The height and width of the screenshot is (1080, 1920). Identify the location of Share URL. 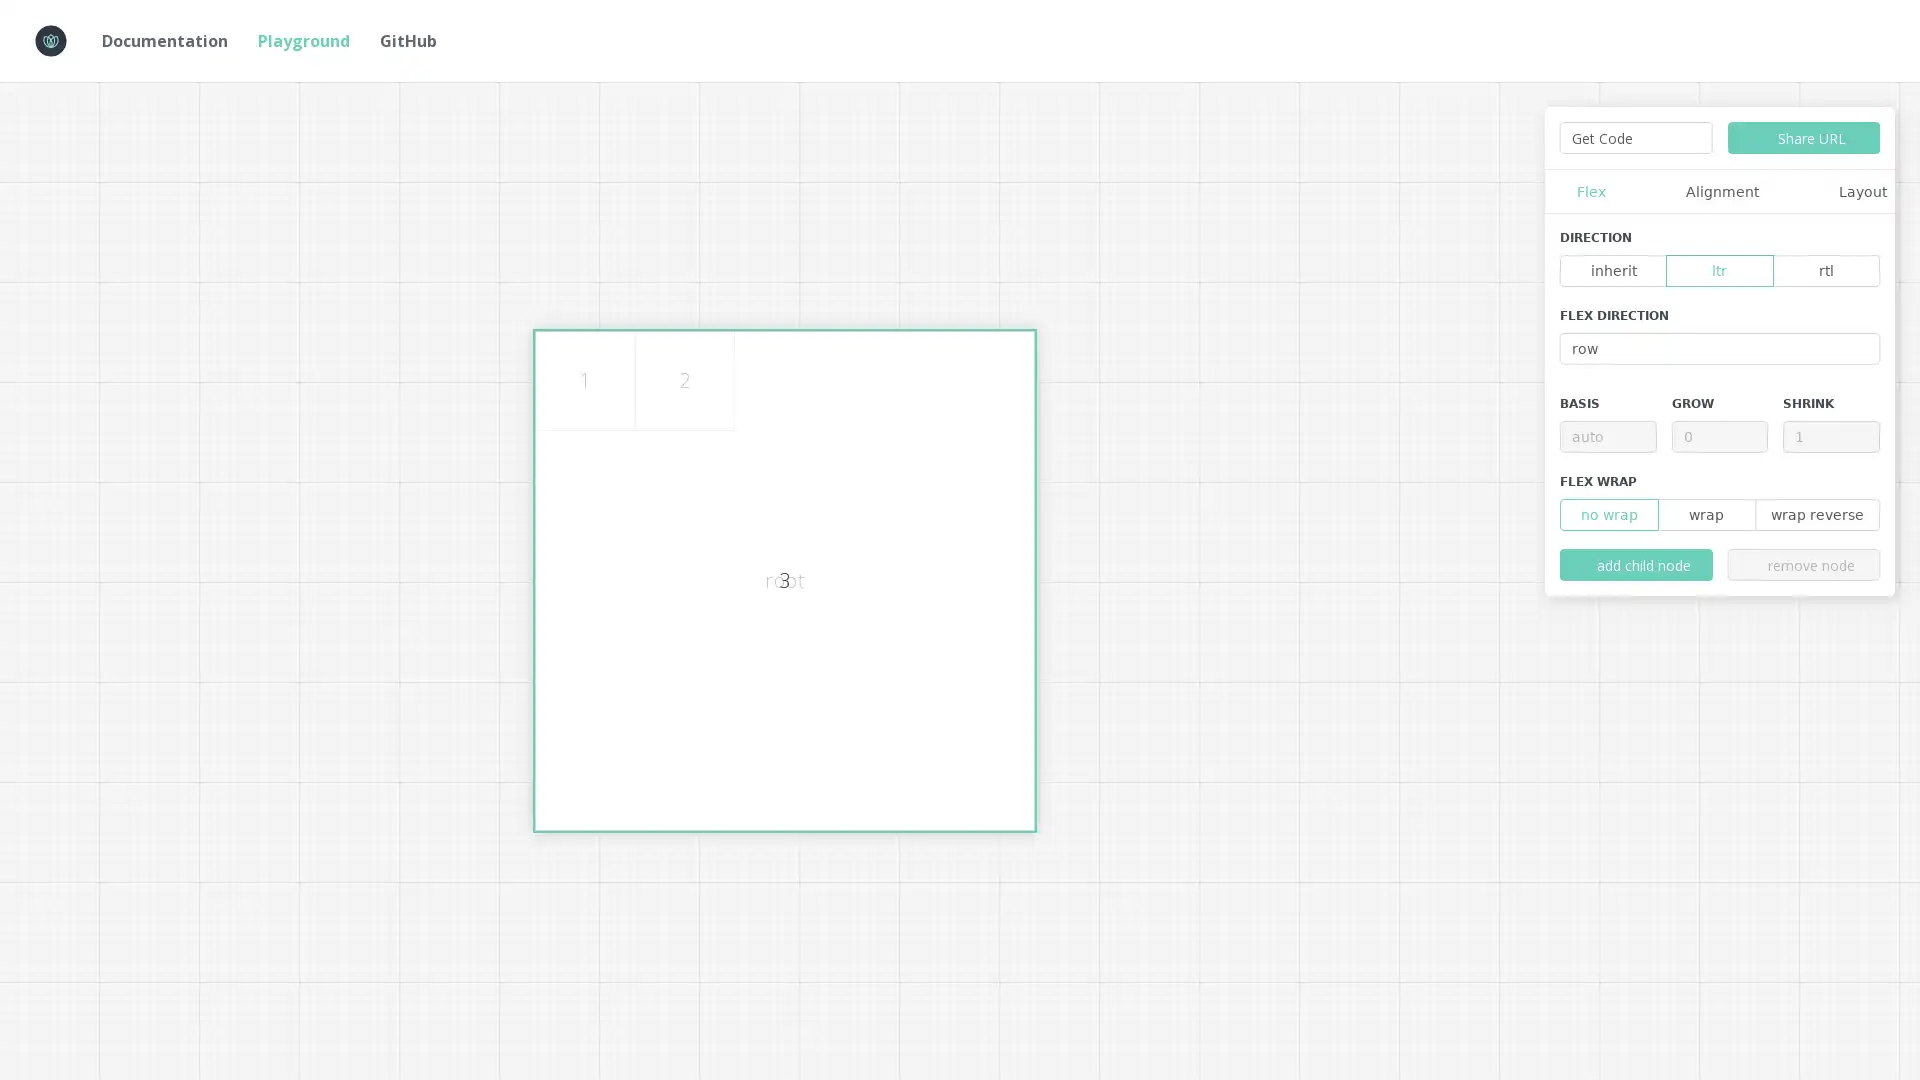
(1803, 137).